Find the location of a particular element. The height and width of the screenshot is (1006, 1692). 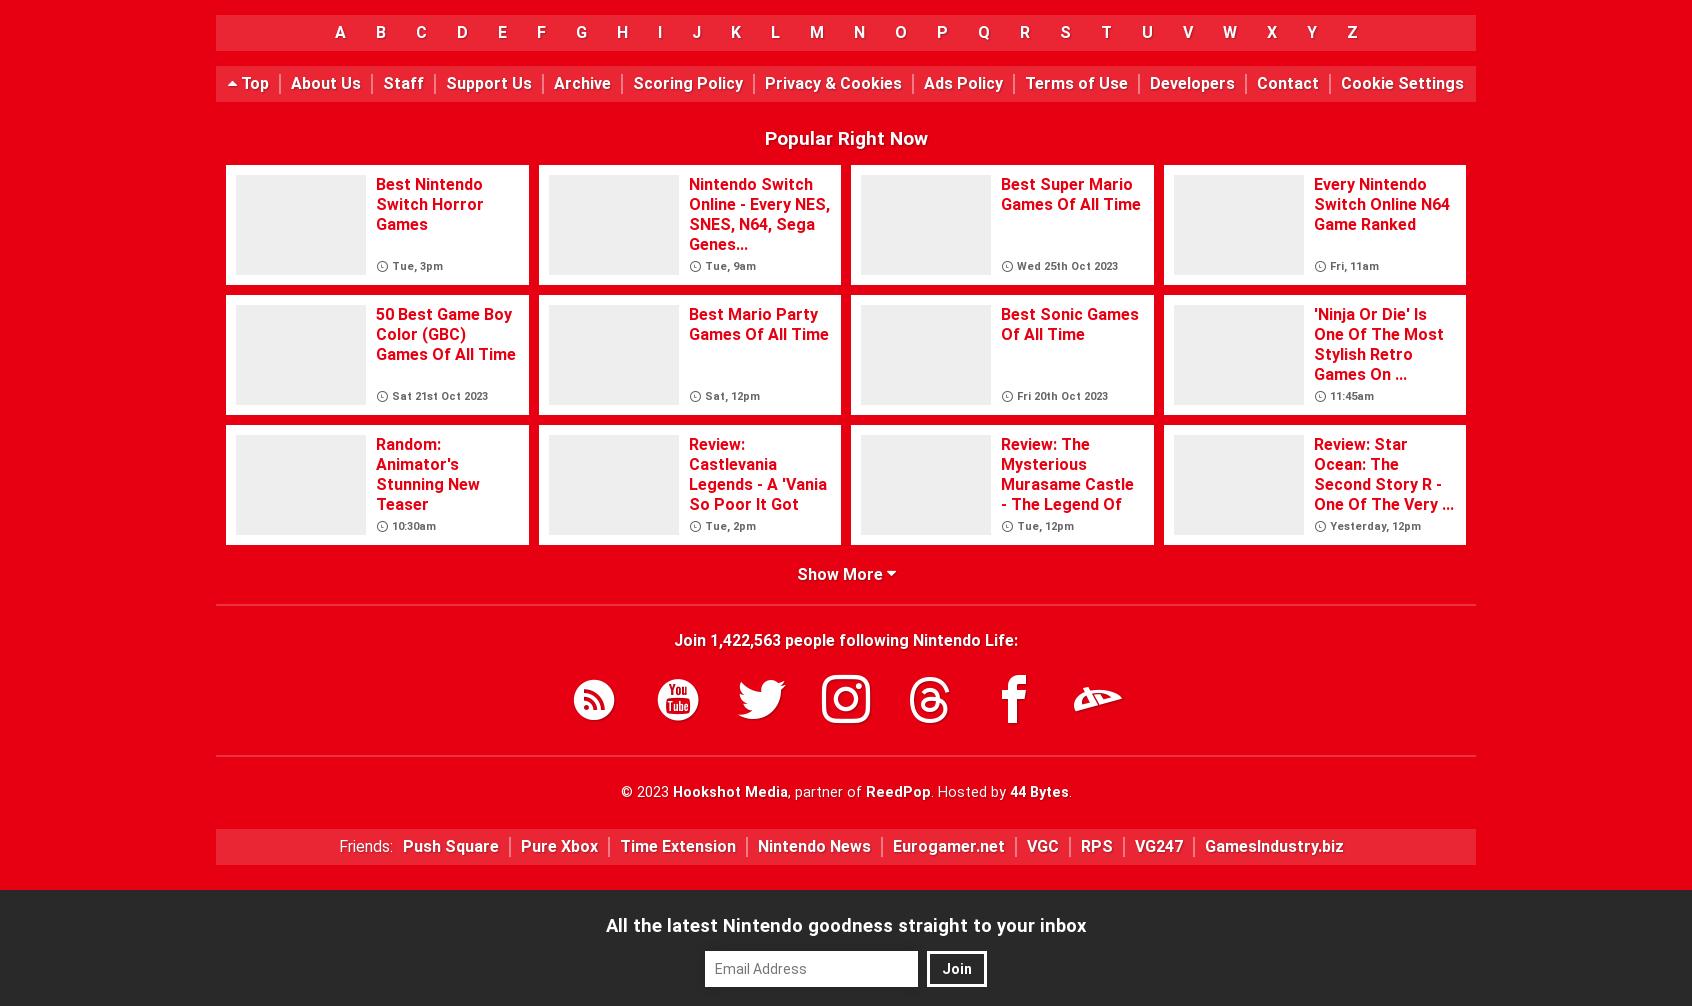

'Tue, 2pm' is located at coordinates (728, 526).